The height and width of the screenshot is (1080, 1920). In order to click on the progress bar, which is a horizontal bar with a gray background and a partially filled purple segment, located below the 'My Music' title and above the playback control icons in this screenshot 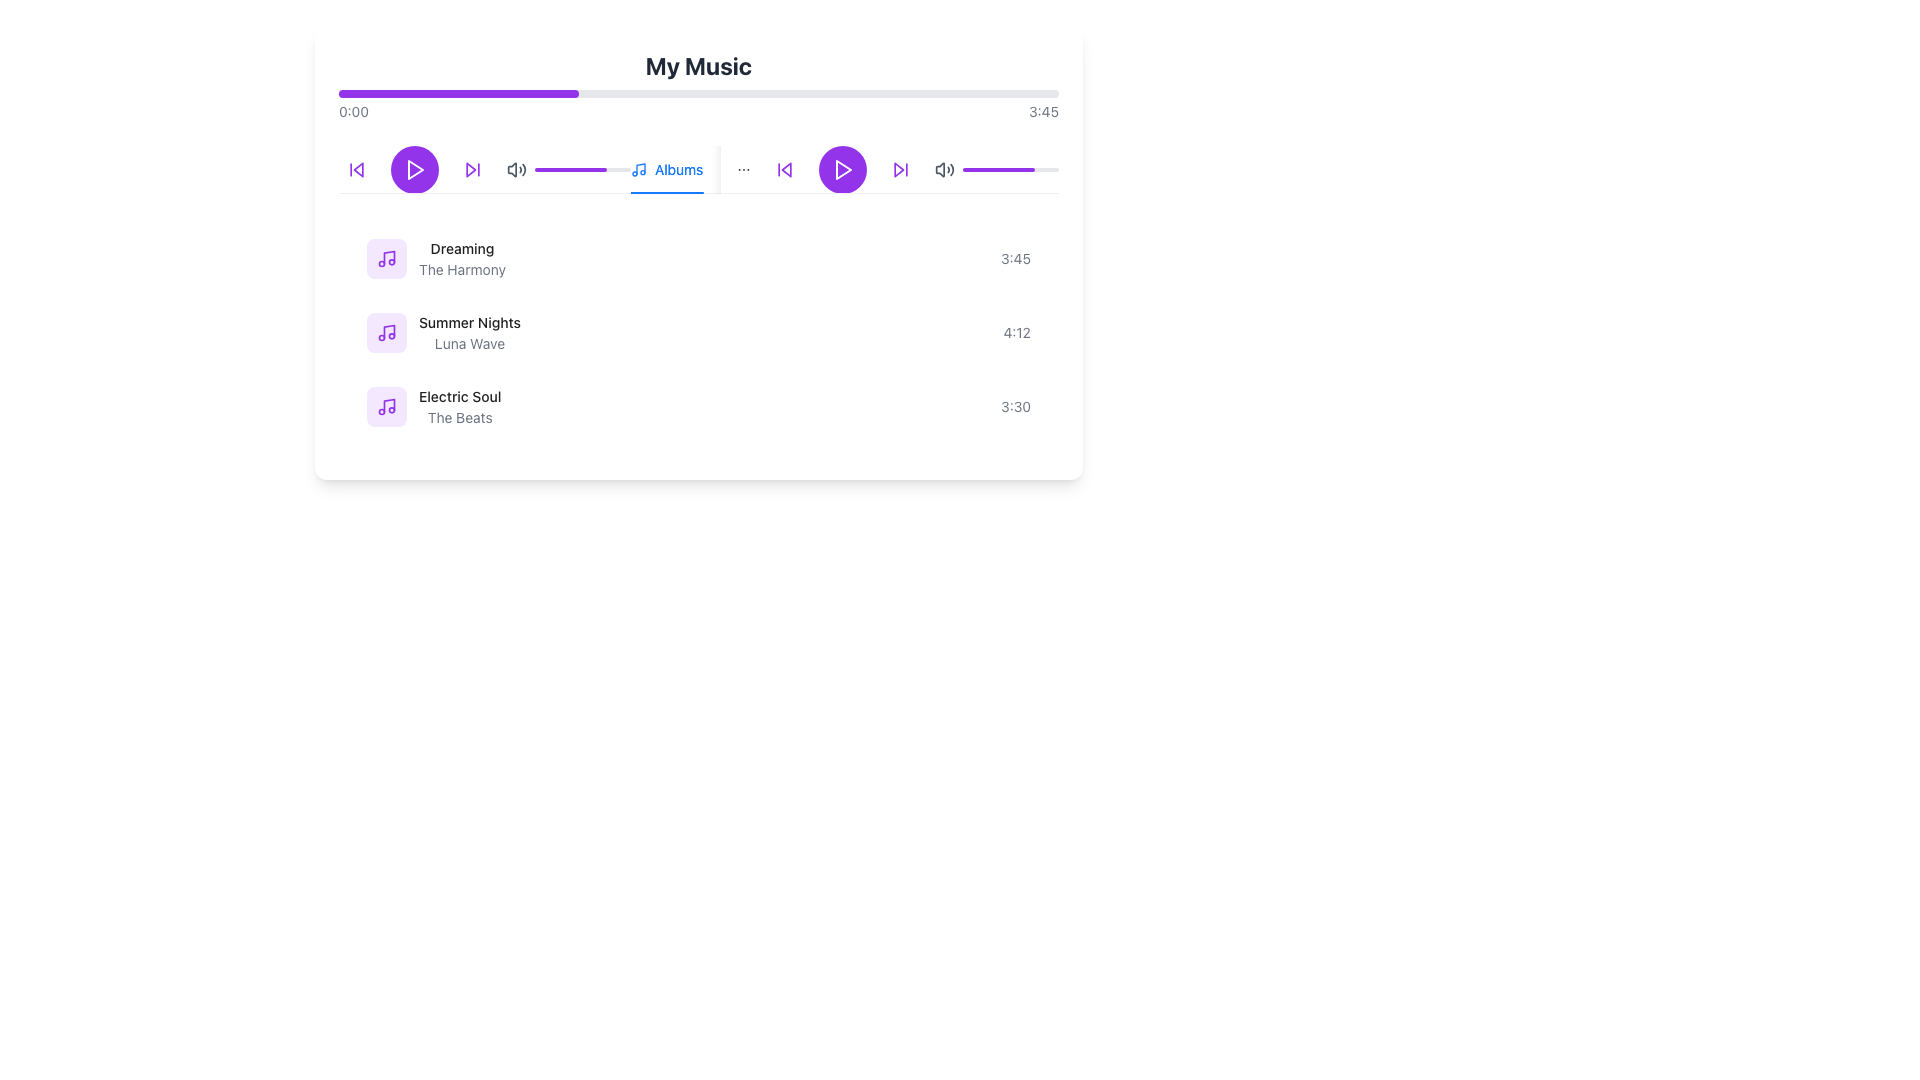, I will do `click(699, 93)`.